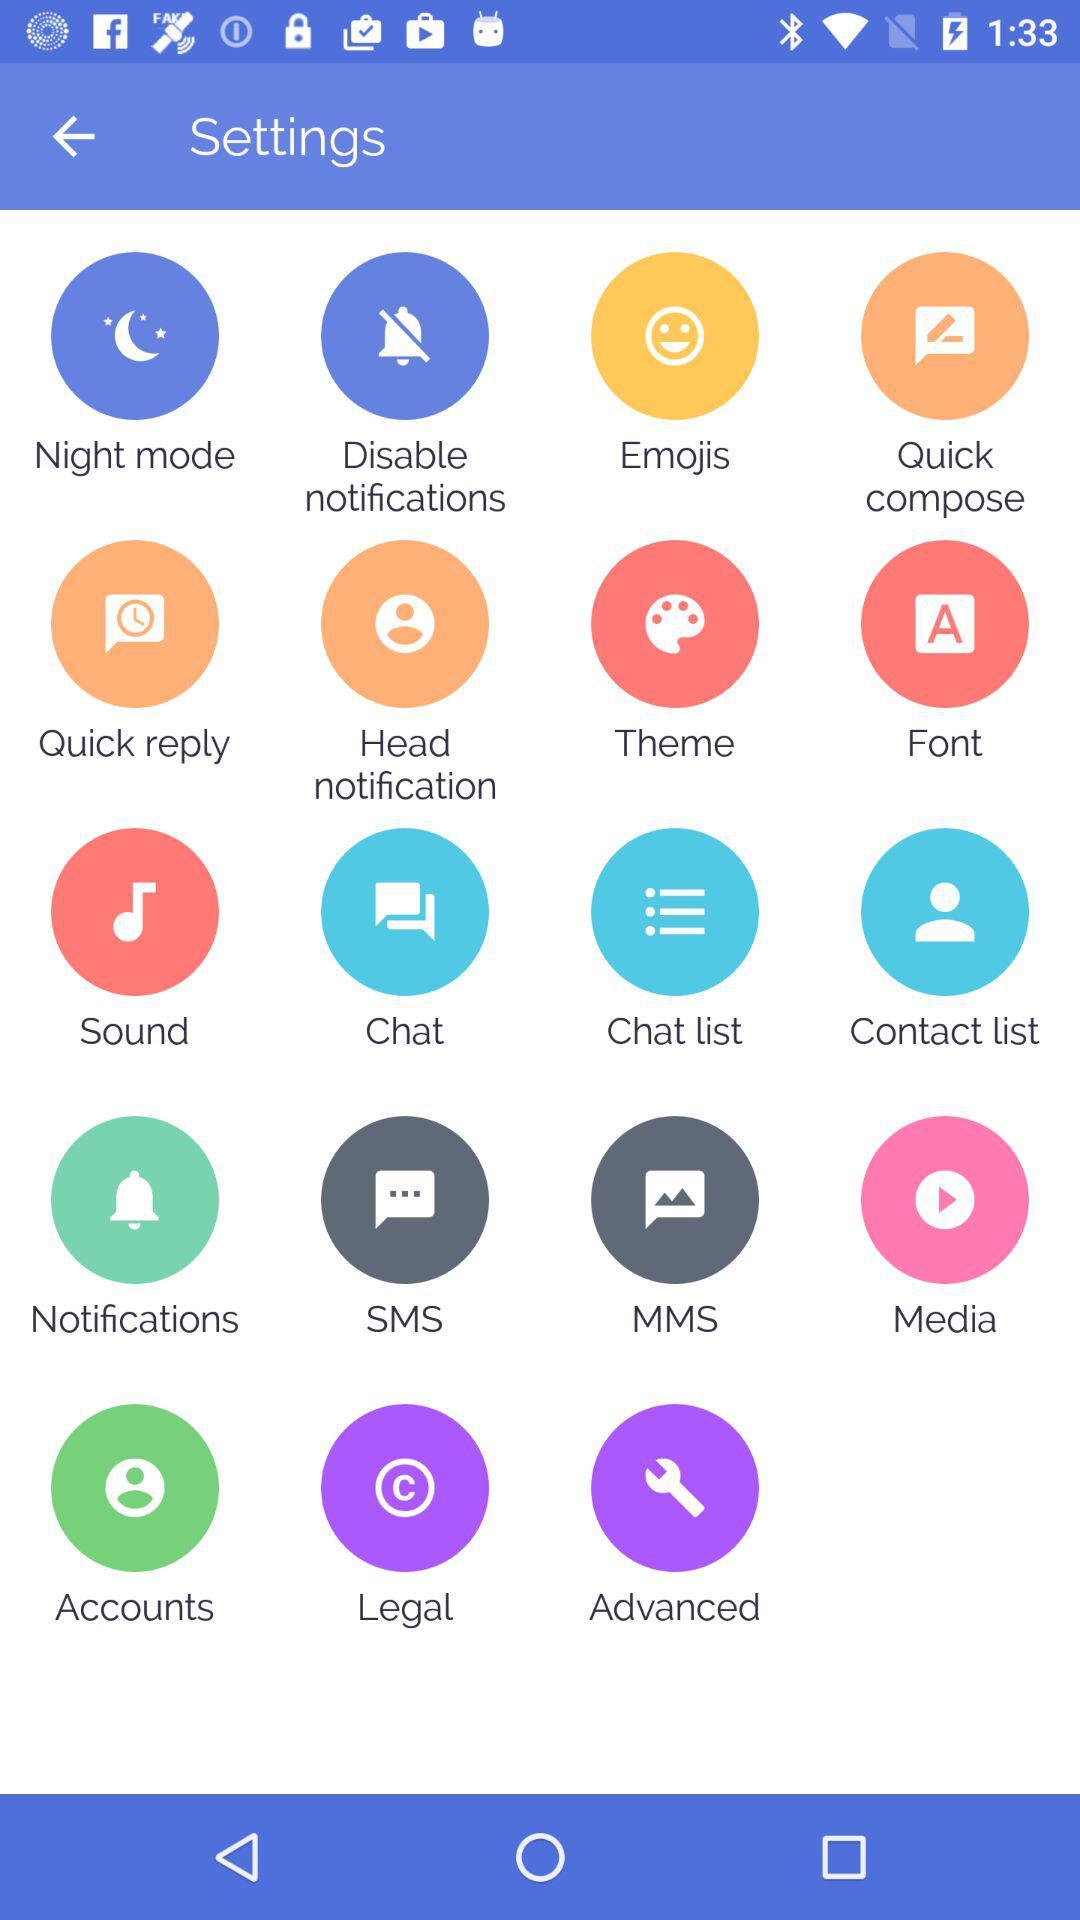 The image size is (1080, 1920). I want to click on the icon emojis, so click(675, 336).